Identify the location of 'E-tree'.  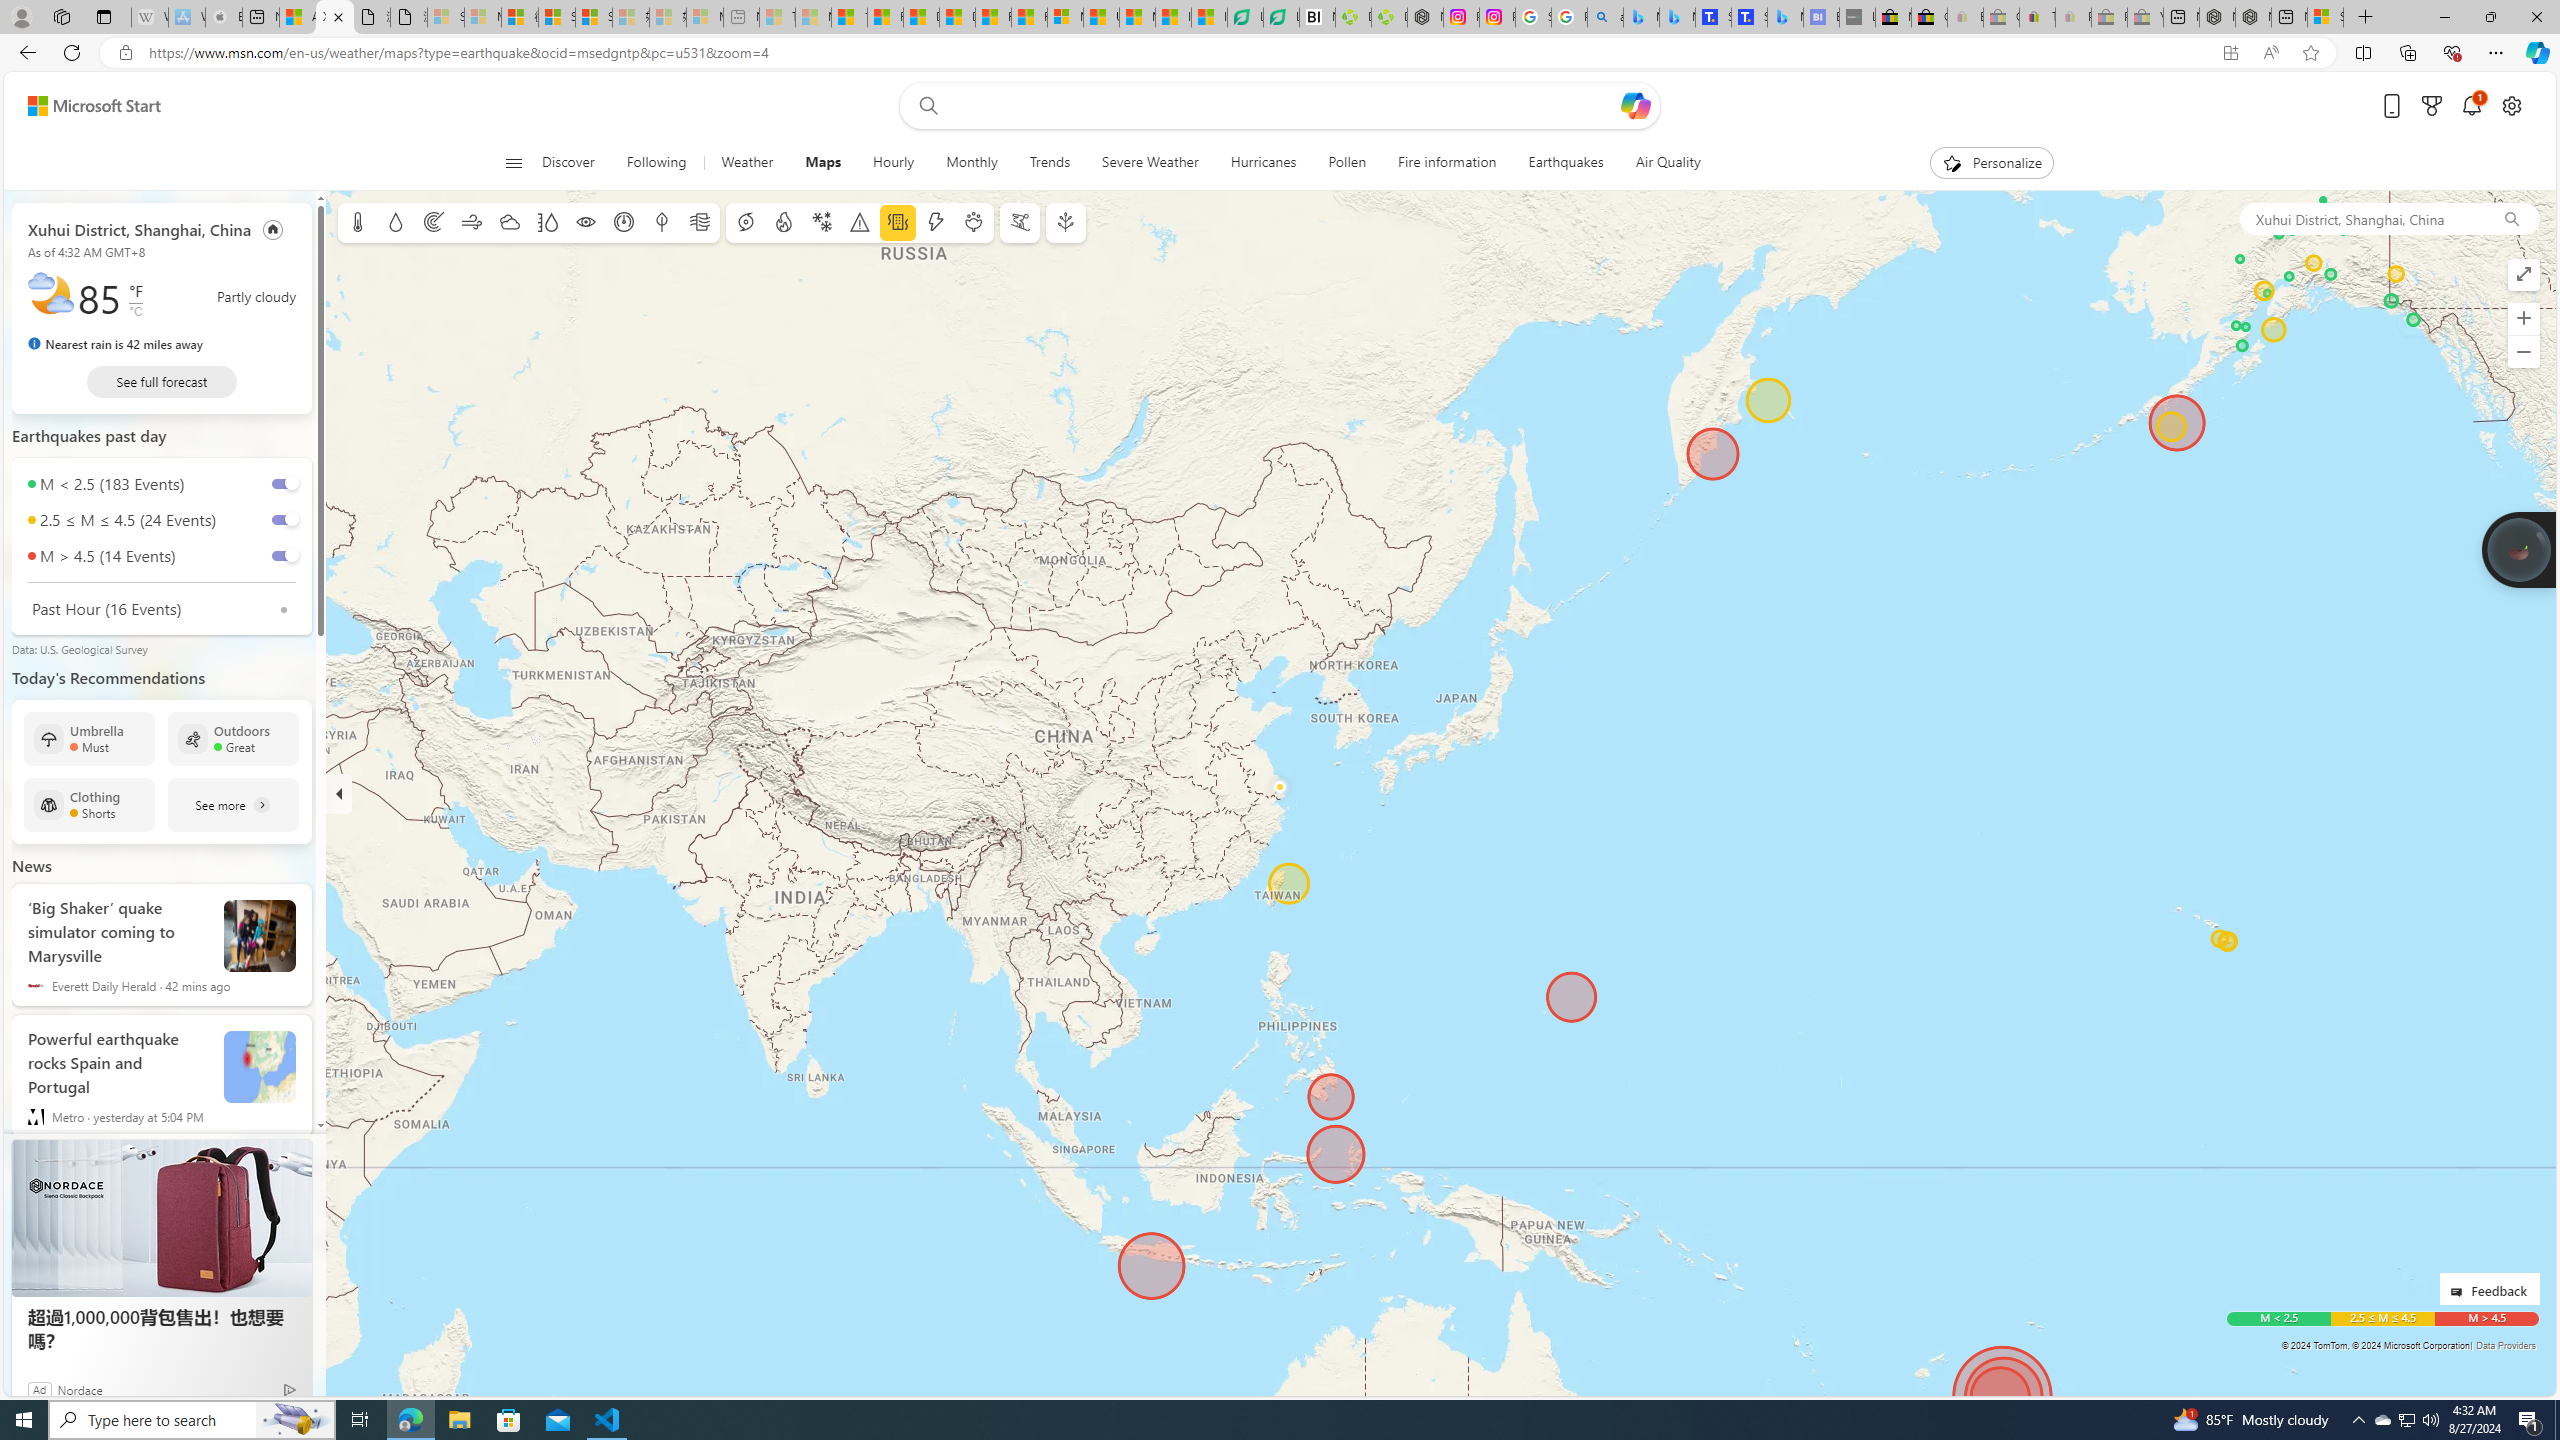
(1063, 222).